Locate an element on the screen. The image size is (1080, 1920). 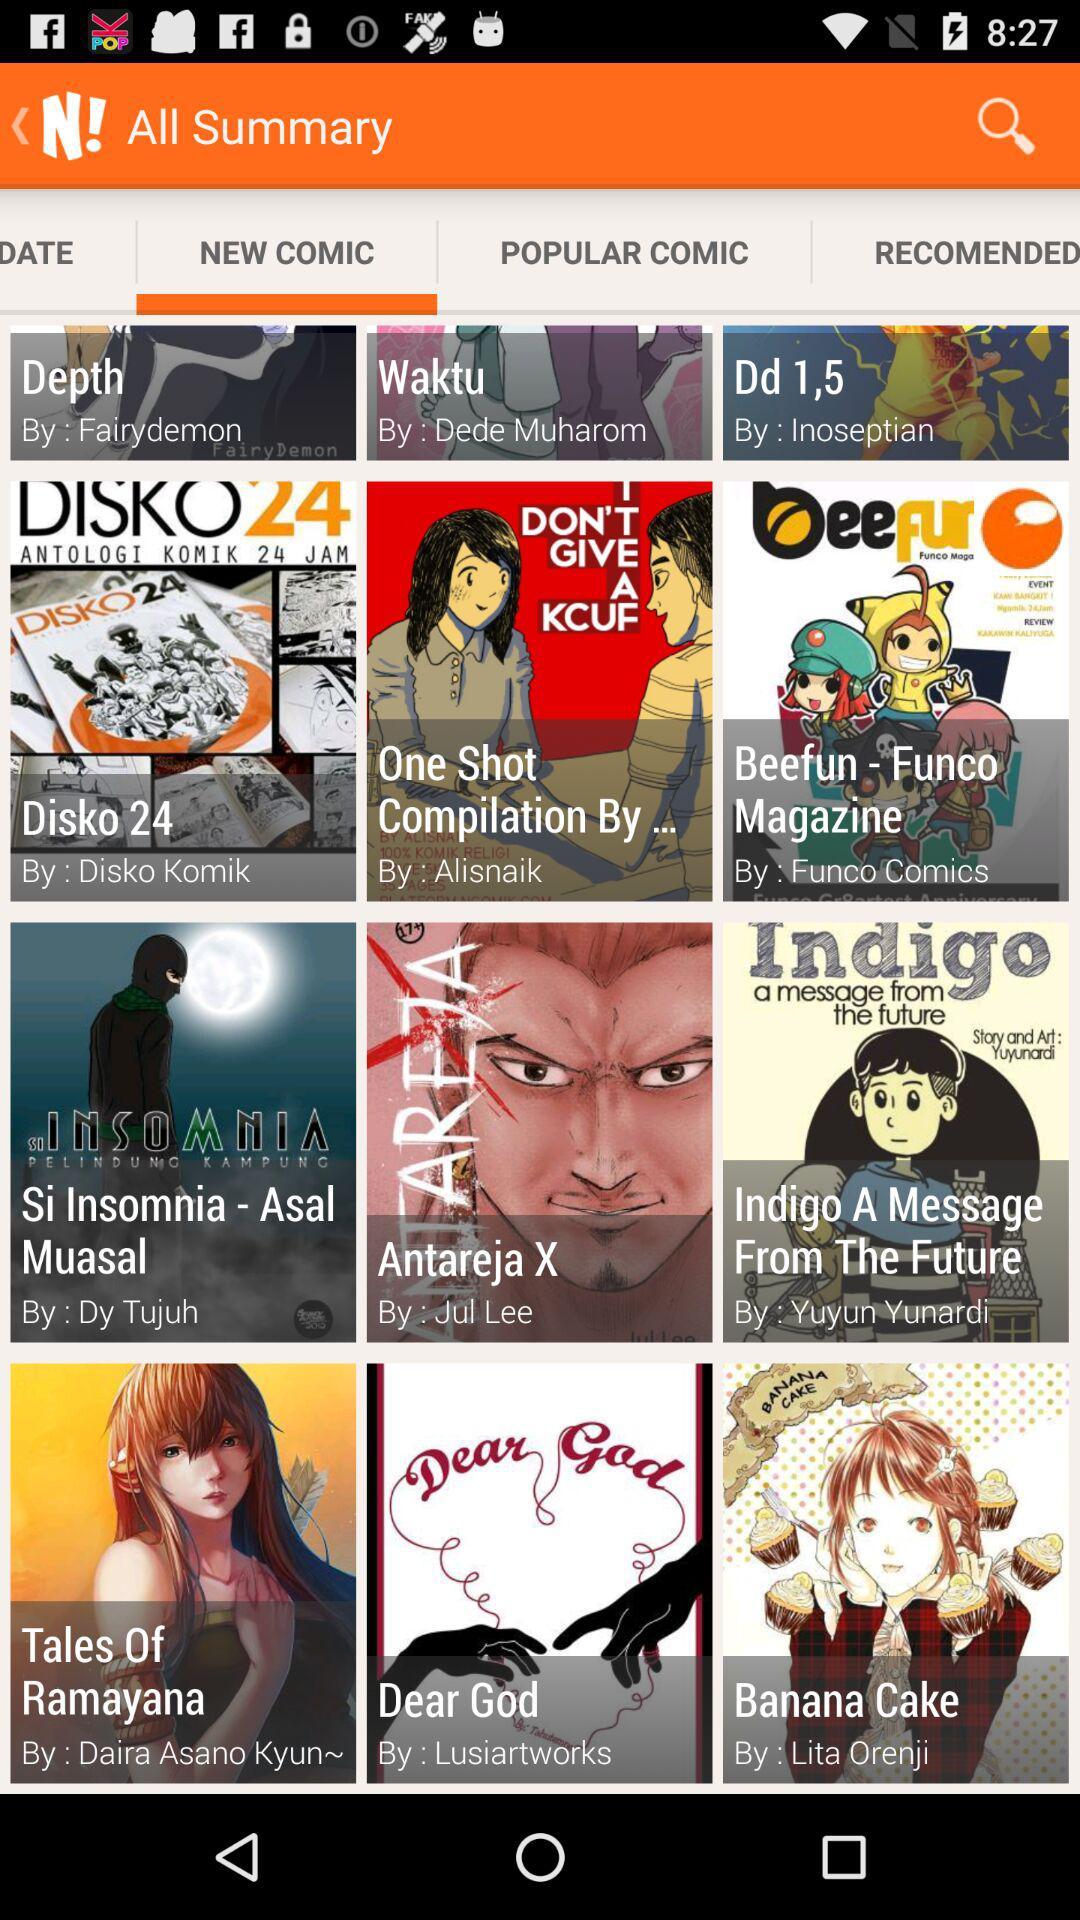
app next to popular comic app is located at coordinates (1006, 124).